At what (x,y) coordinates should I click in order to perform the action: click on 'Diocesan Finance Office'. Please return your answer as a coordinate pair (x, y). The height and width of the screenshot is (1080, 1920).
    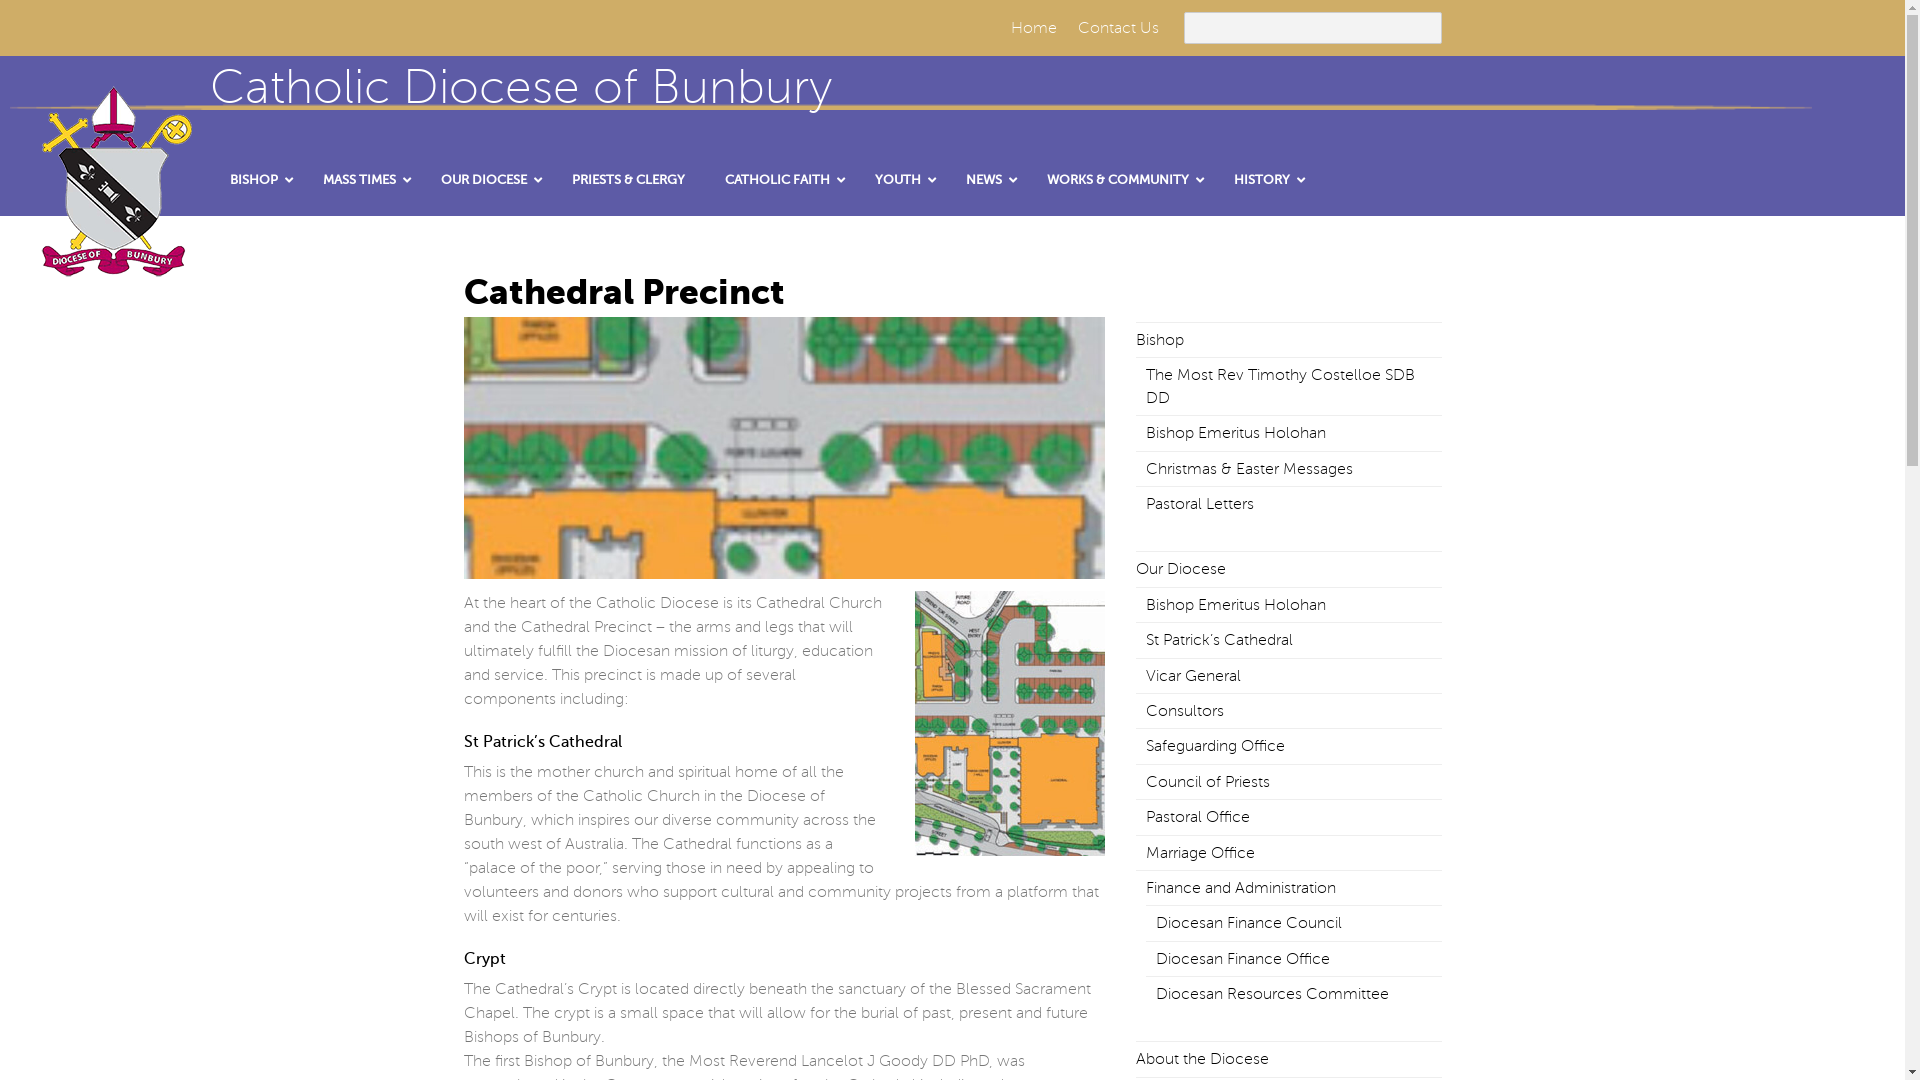
    Looking at the image, I should click on (1156, 958).